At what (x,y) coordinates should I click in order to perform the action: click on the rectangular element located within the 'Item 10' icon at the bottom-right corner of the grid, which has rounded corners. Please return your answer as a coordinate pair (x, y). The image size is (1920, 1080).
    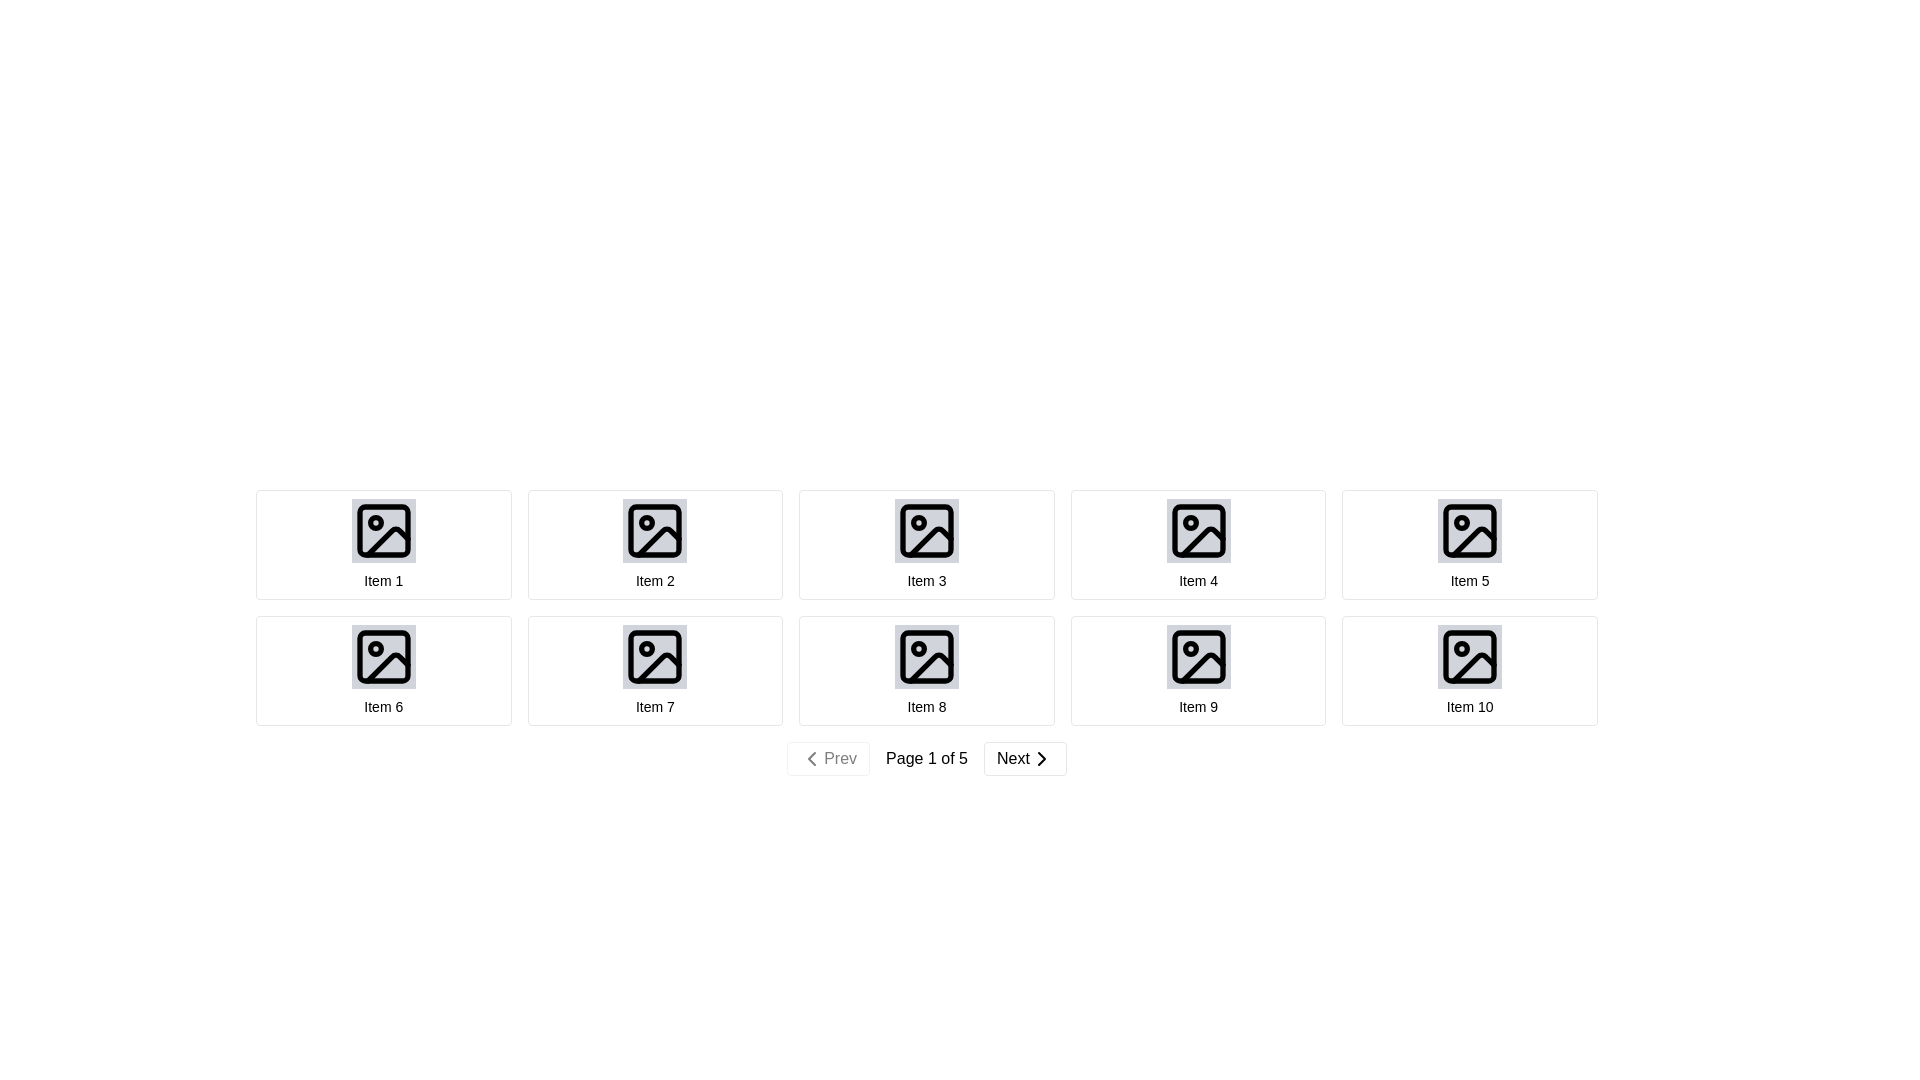
    Looking at the image, I should click on (1470, 656).